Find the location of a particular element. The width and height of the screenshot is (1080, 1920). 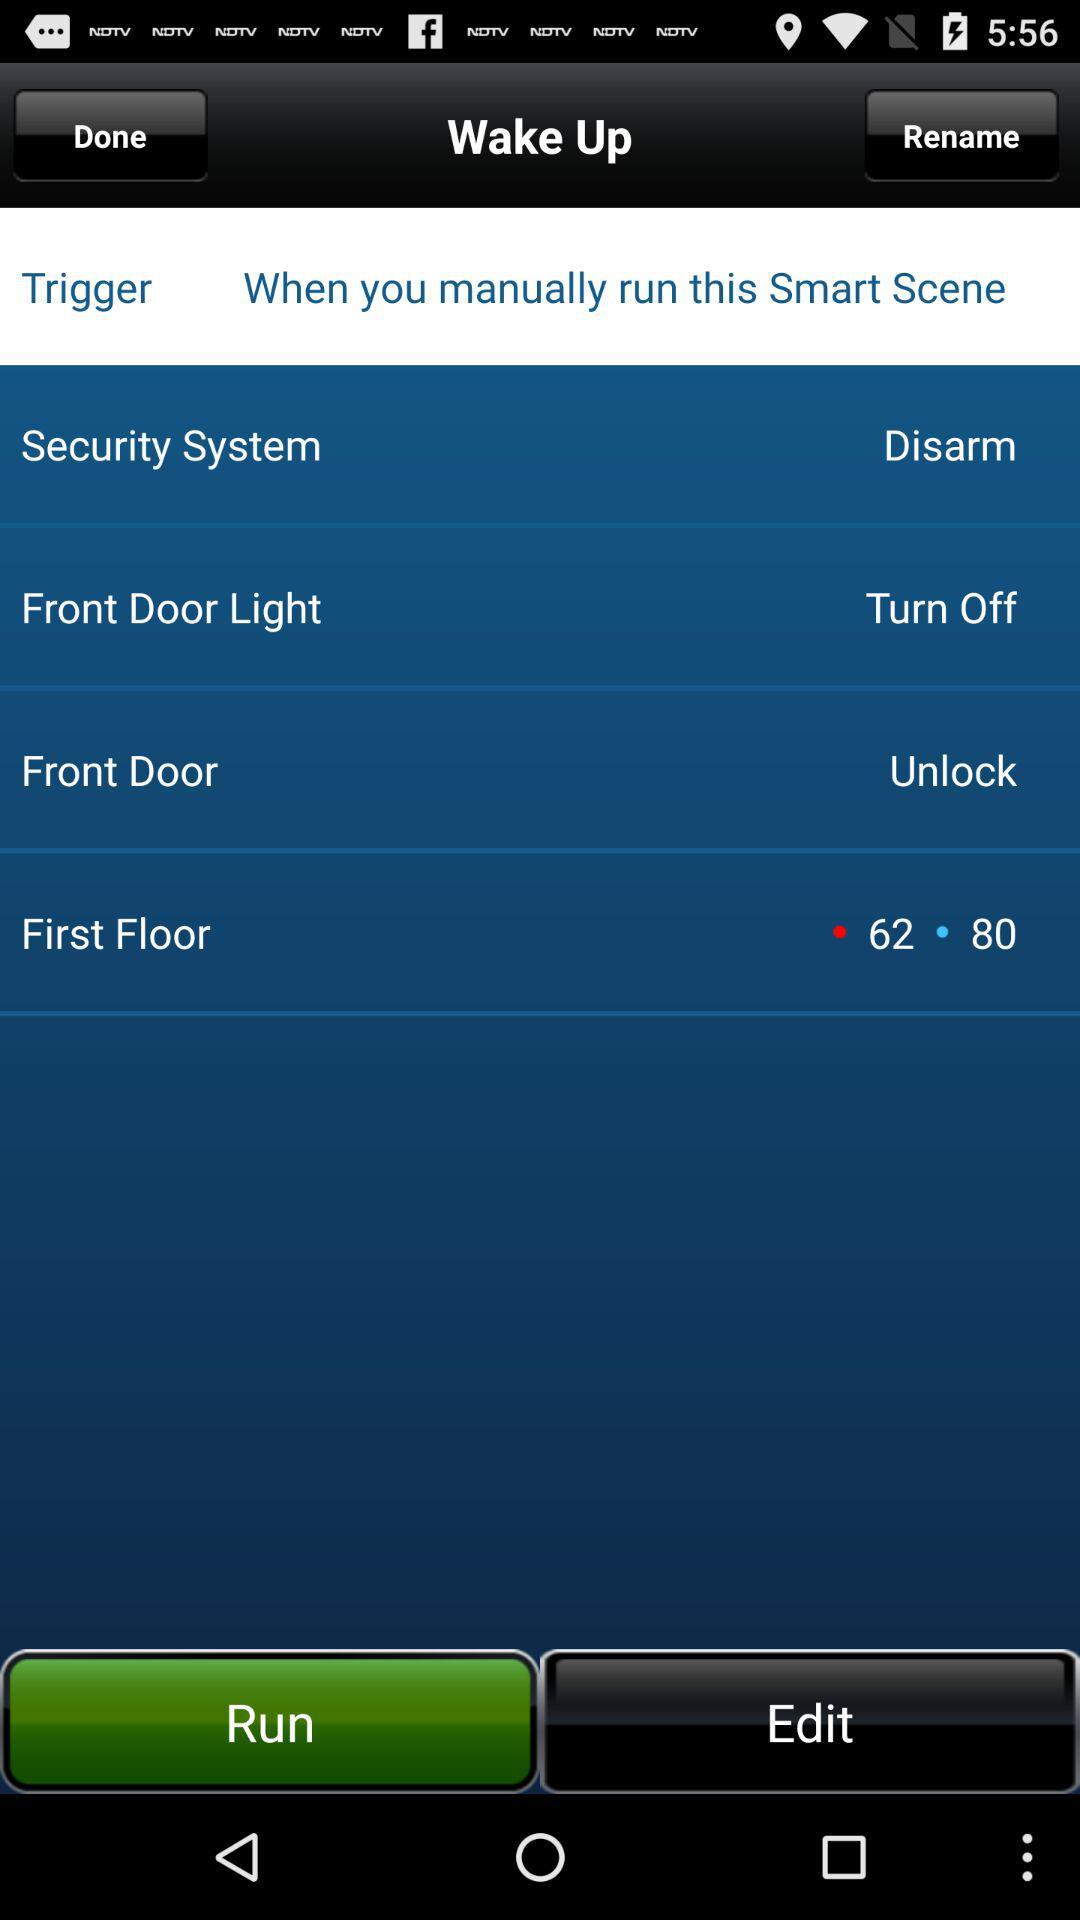

the item next to run button is located at coordinates (810, 1720).